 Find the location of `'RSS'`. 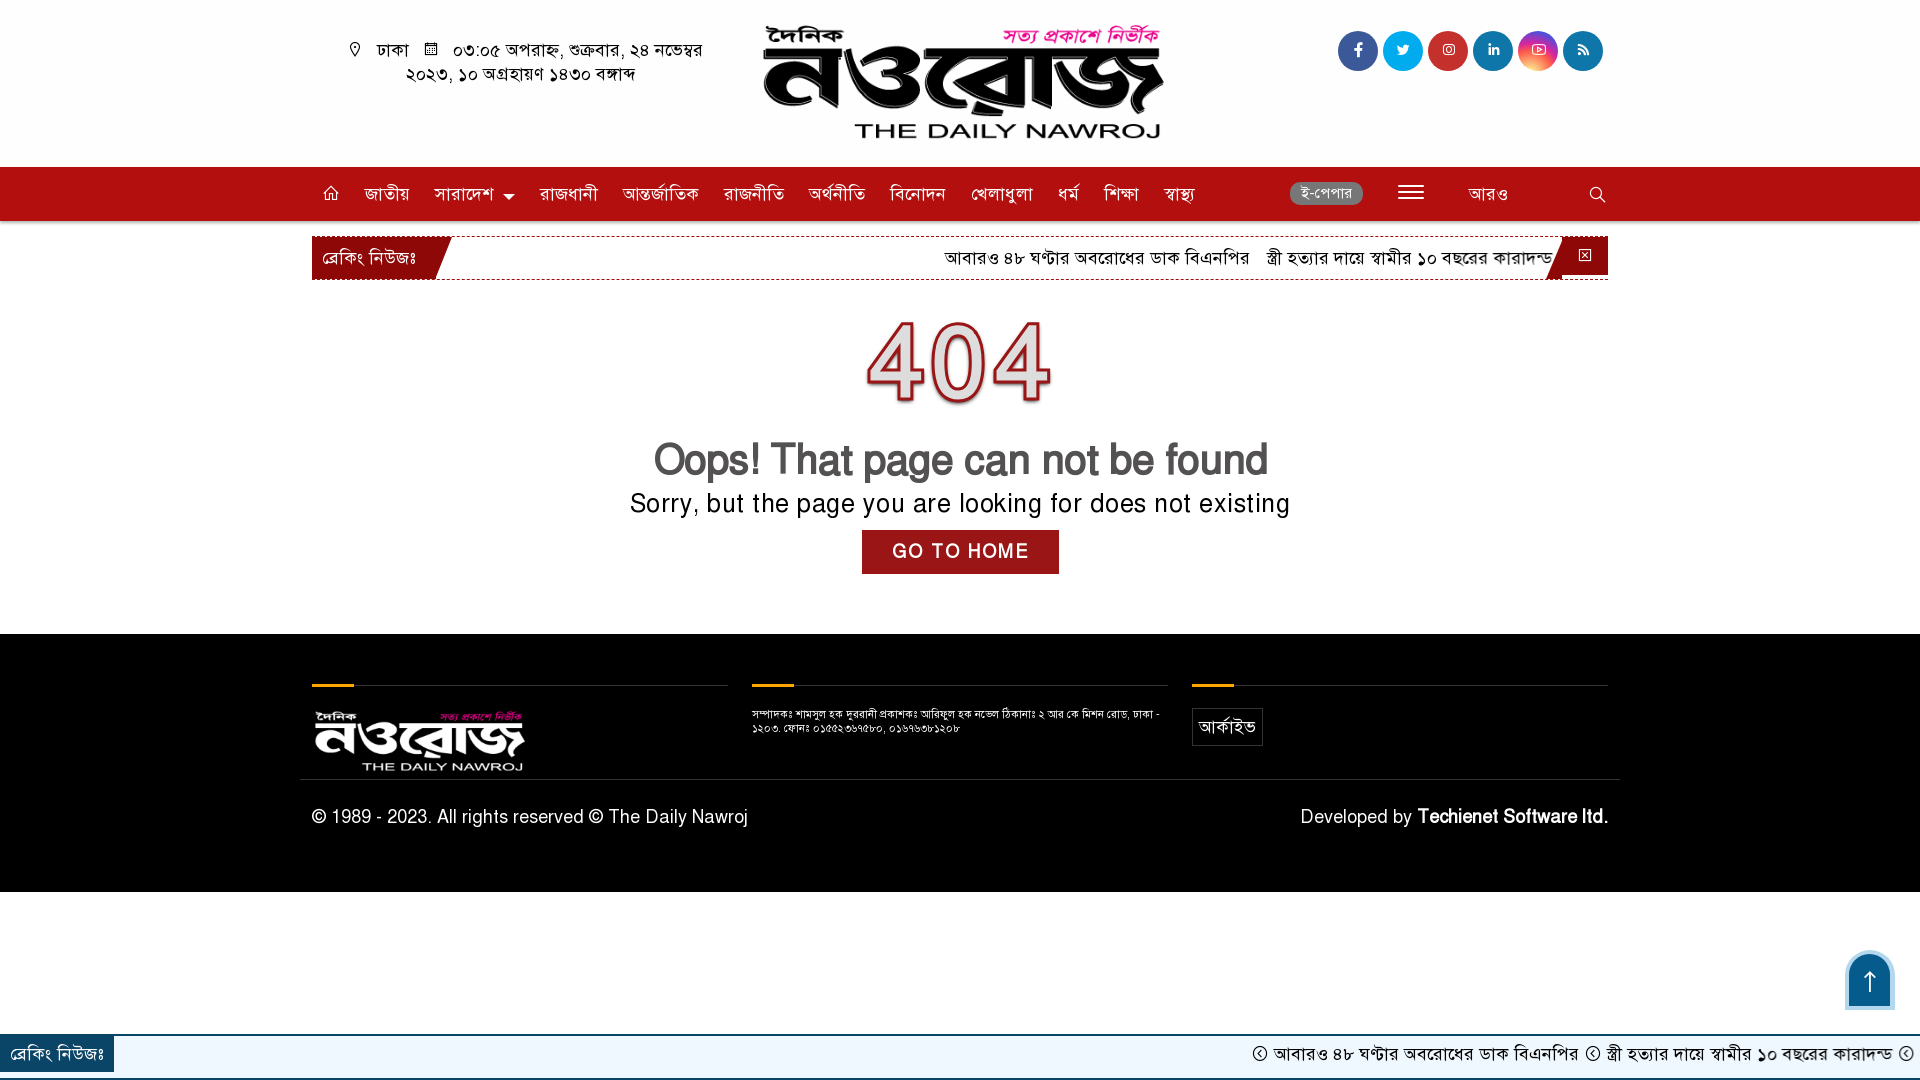

'RSS' is located at coordinates (1582, 49).